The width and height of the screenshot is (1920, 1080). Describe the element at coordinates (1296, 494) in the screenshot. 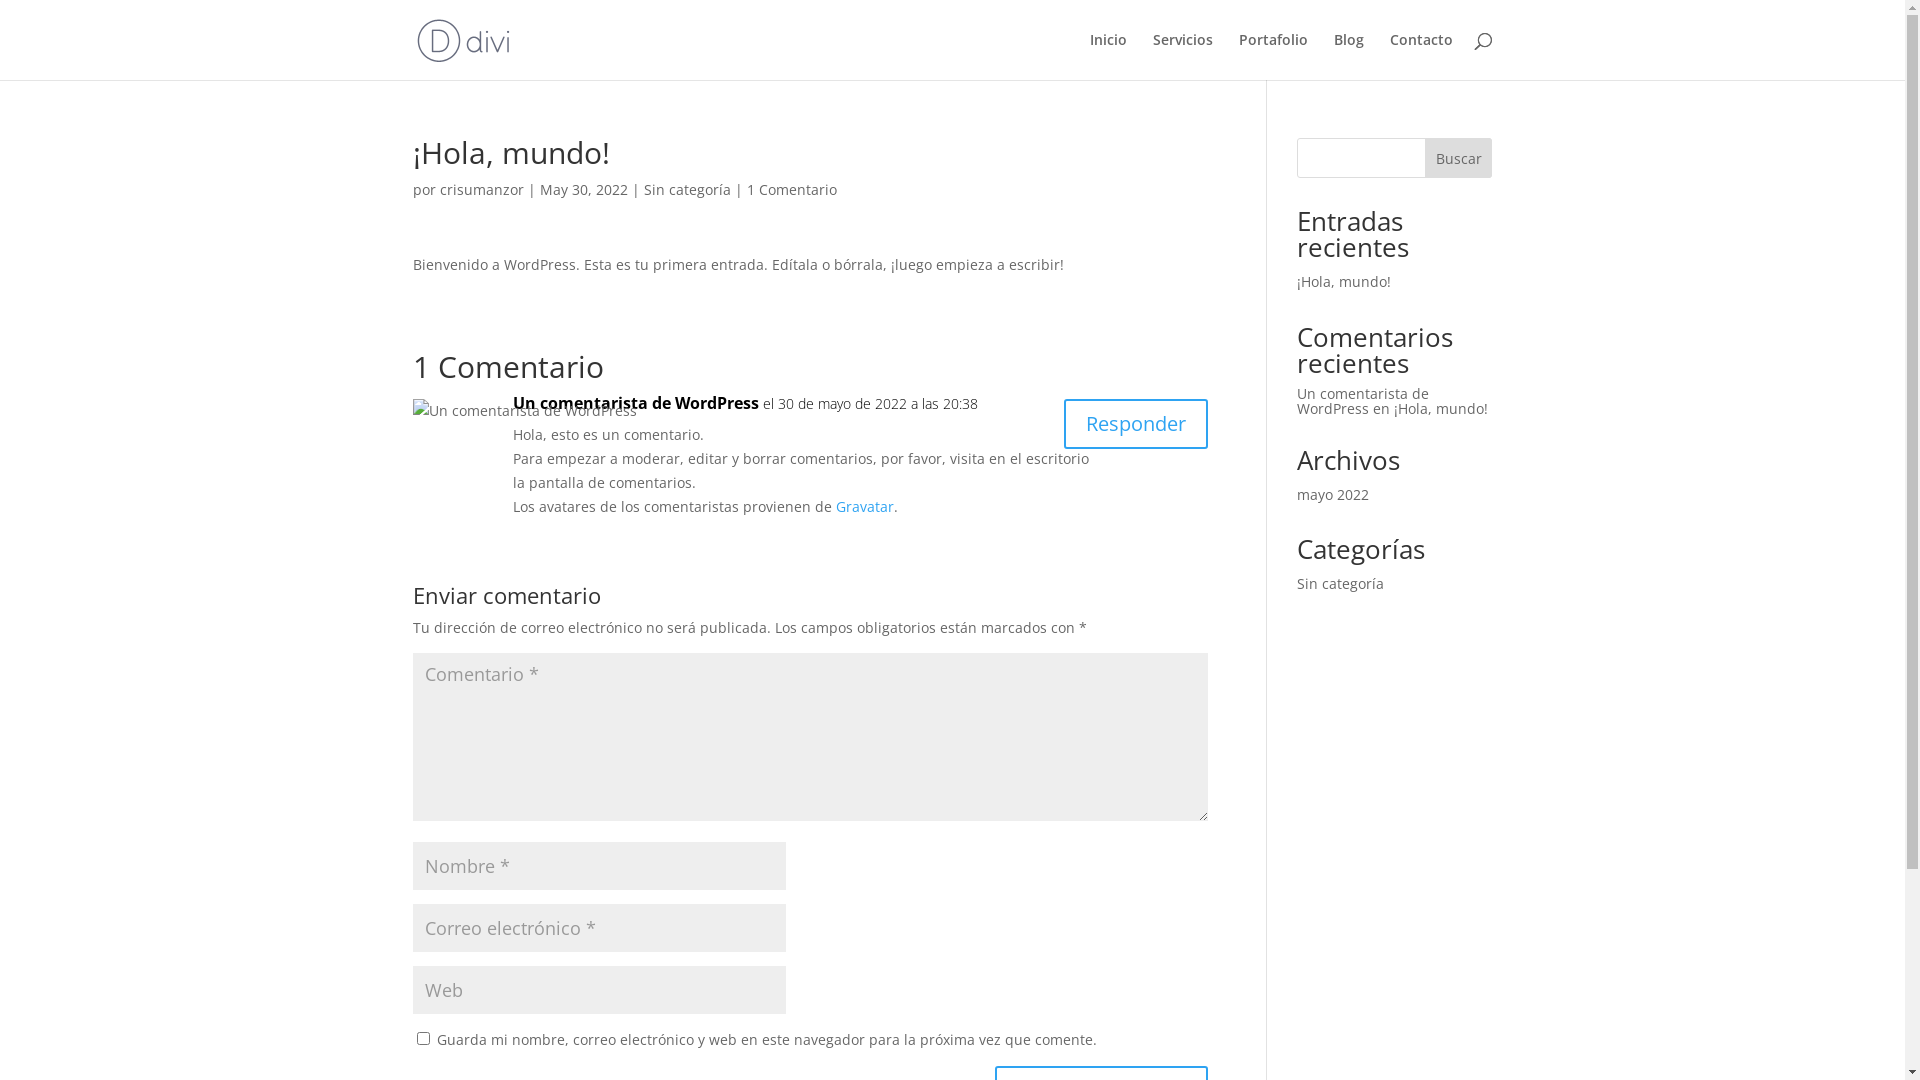

I see `'mayo 2022'` at that location.